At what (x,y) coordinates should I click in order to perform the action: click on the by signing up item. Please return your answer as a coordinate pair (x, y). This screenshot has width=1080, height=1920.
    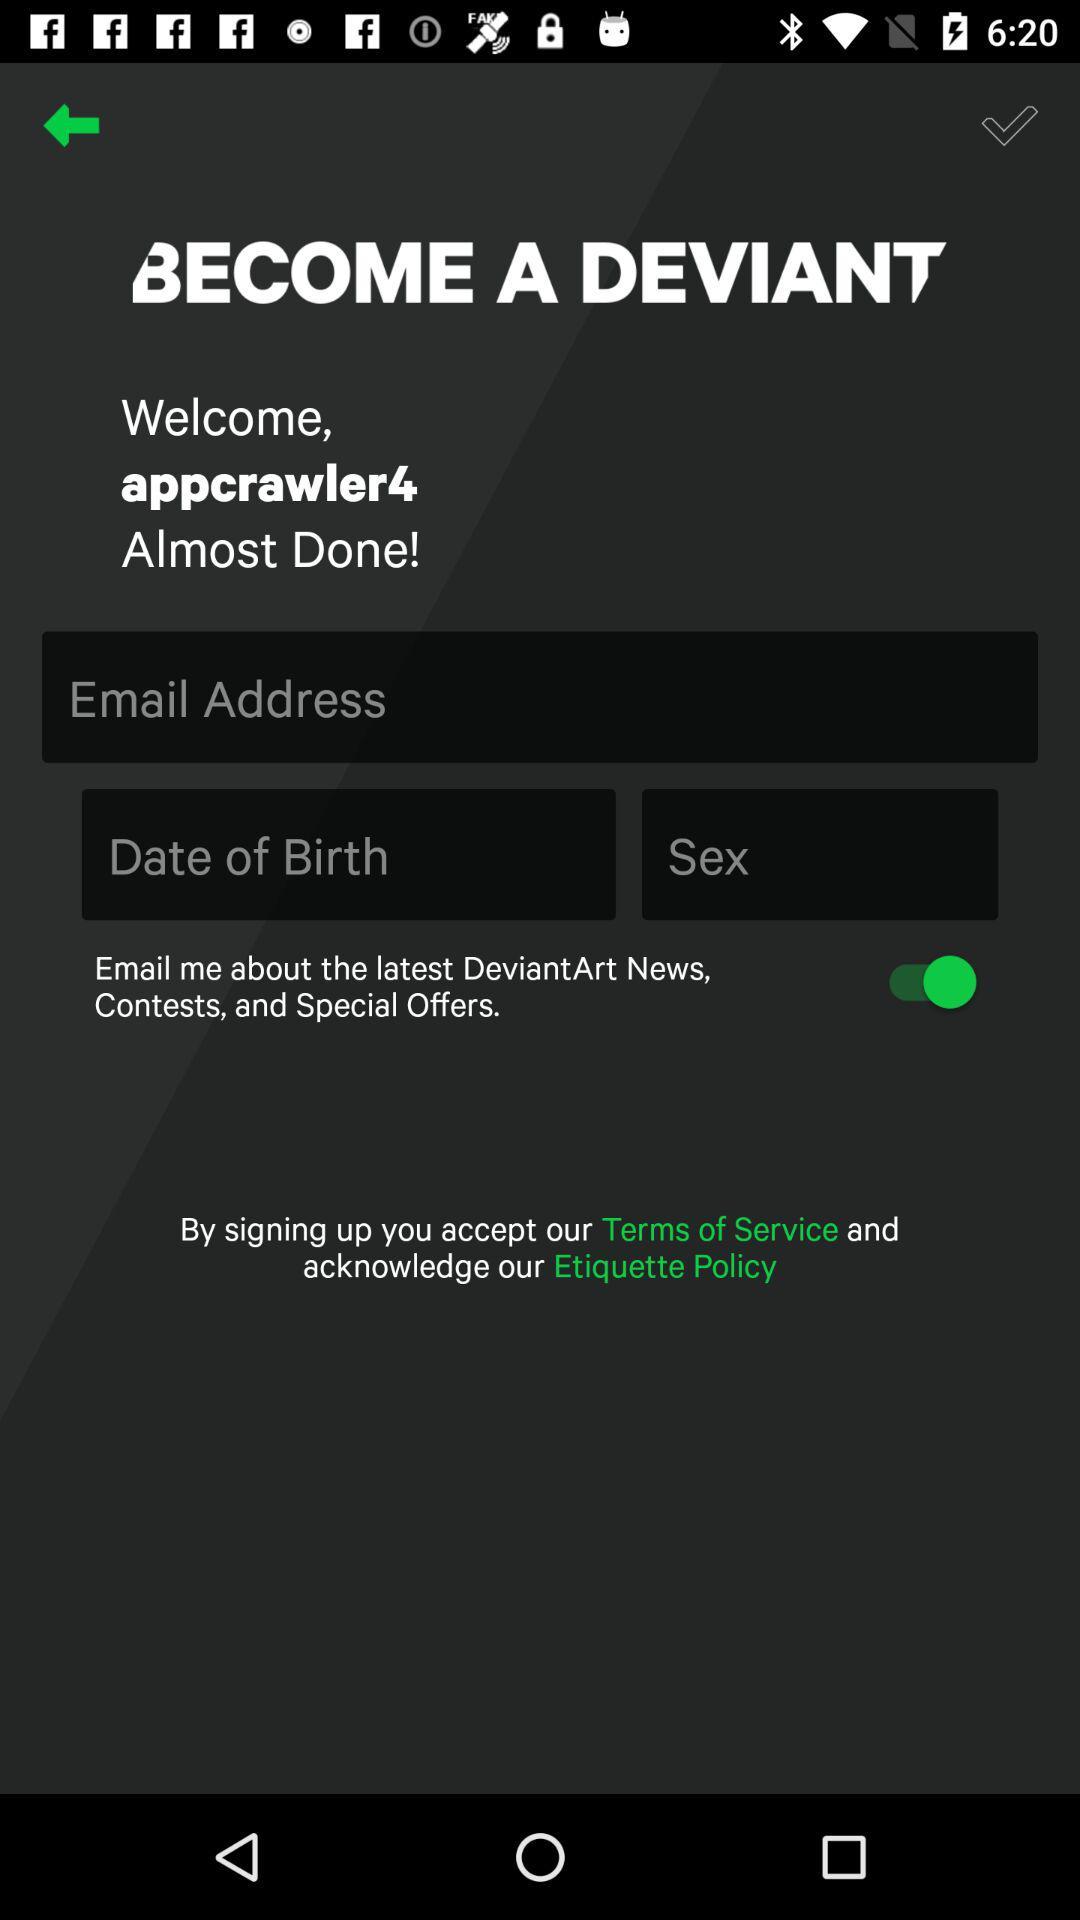
    Looking at the image, I should click on (540, 1245).